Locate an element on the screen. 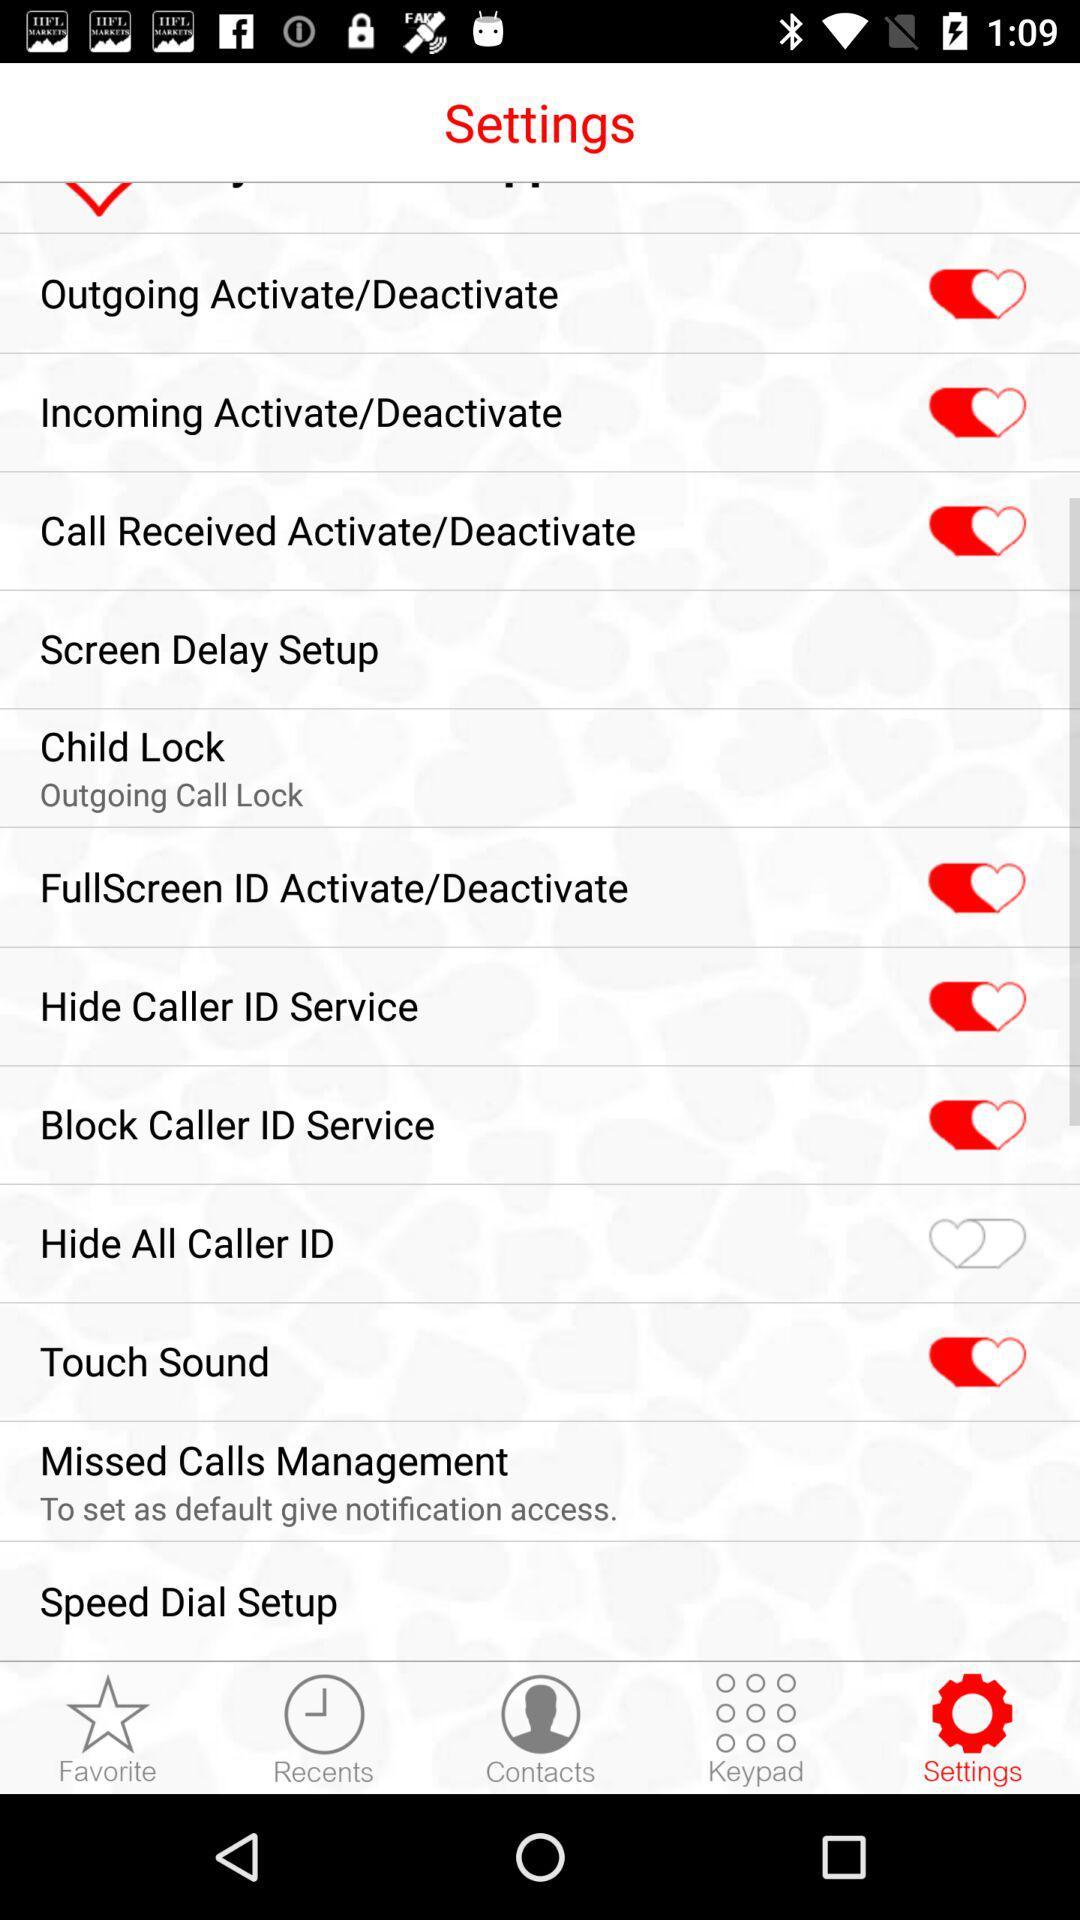 The image size is (1080, 1920). the time icon is located at coordinates (323, 1728).